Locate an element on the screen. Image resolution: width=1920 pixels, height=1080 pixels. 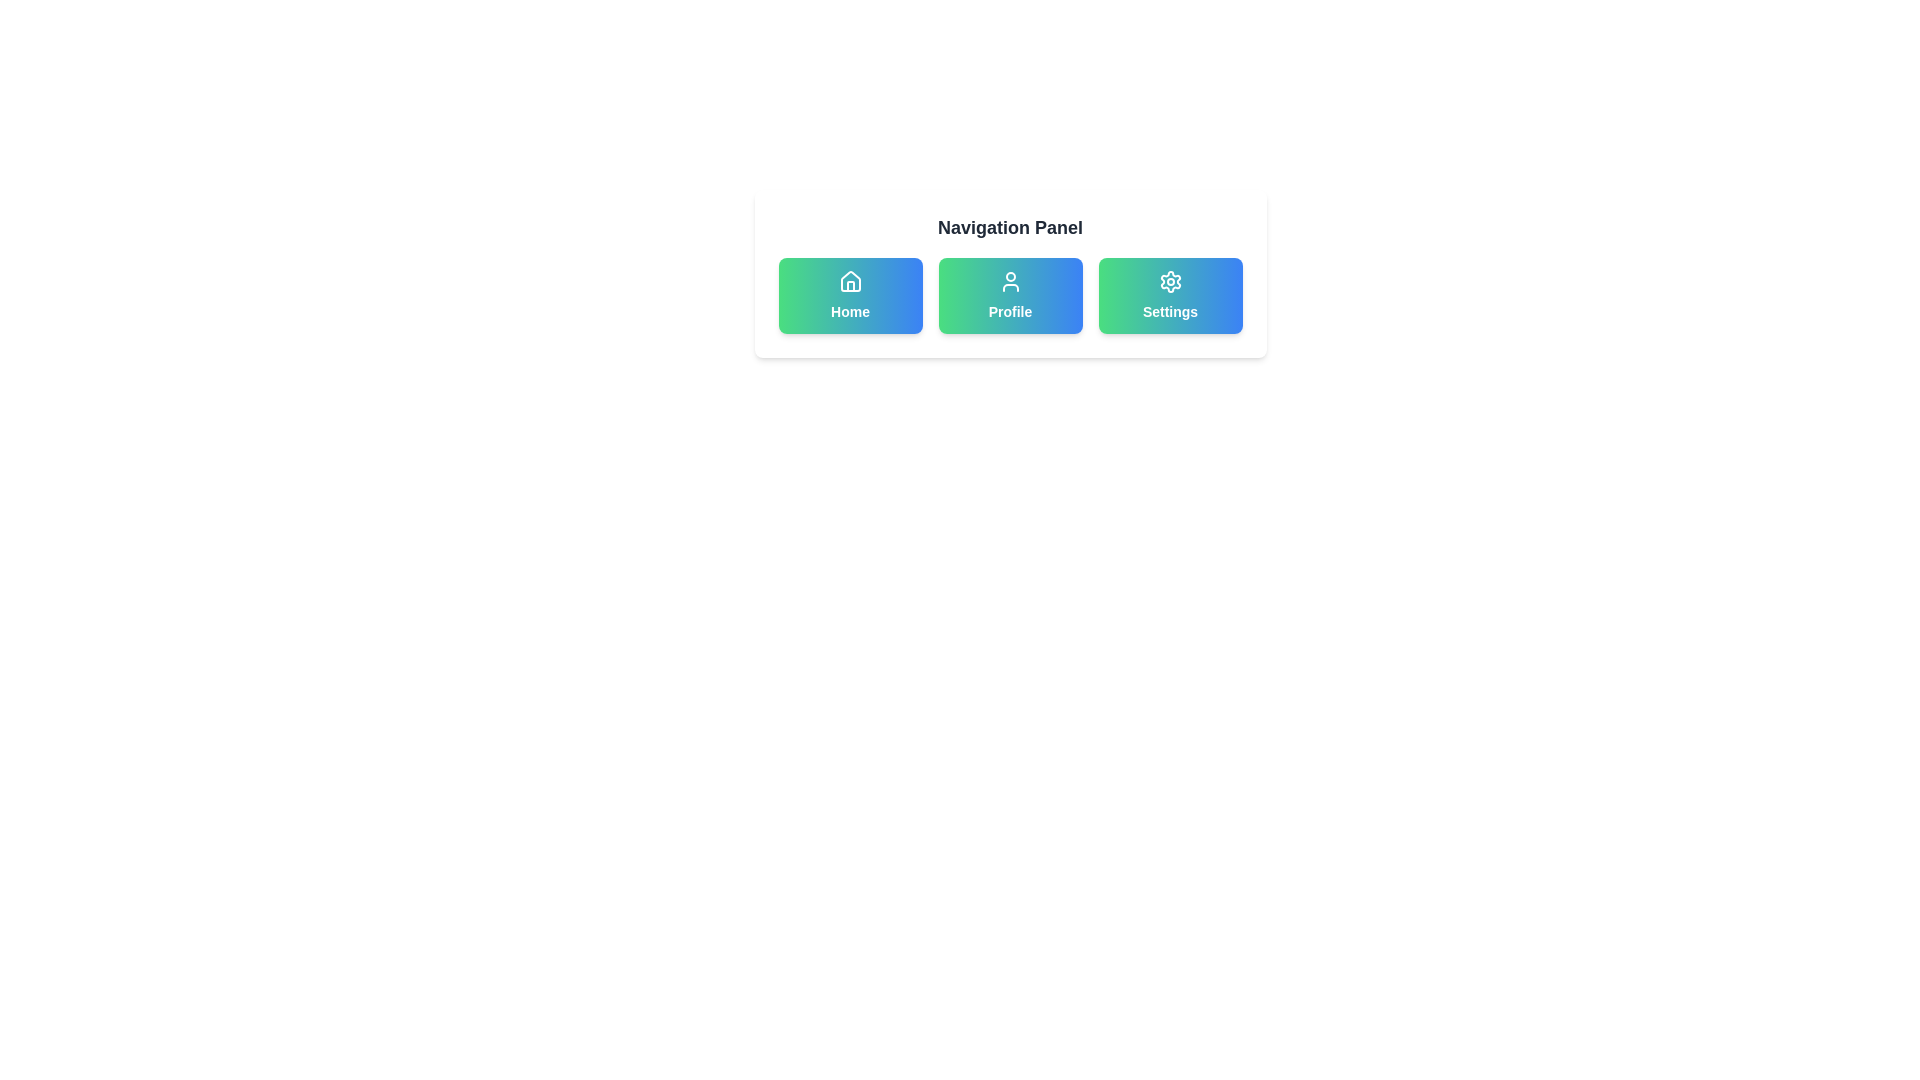
the house-shaped icon located at the center of the 'Home' button in the Navigation Panel is located at coordinates (850, 281).